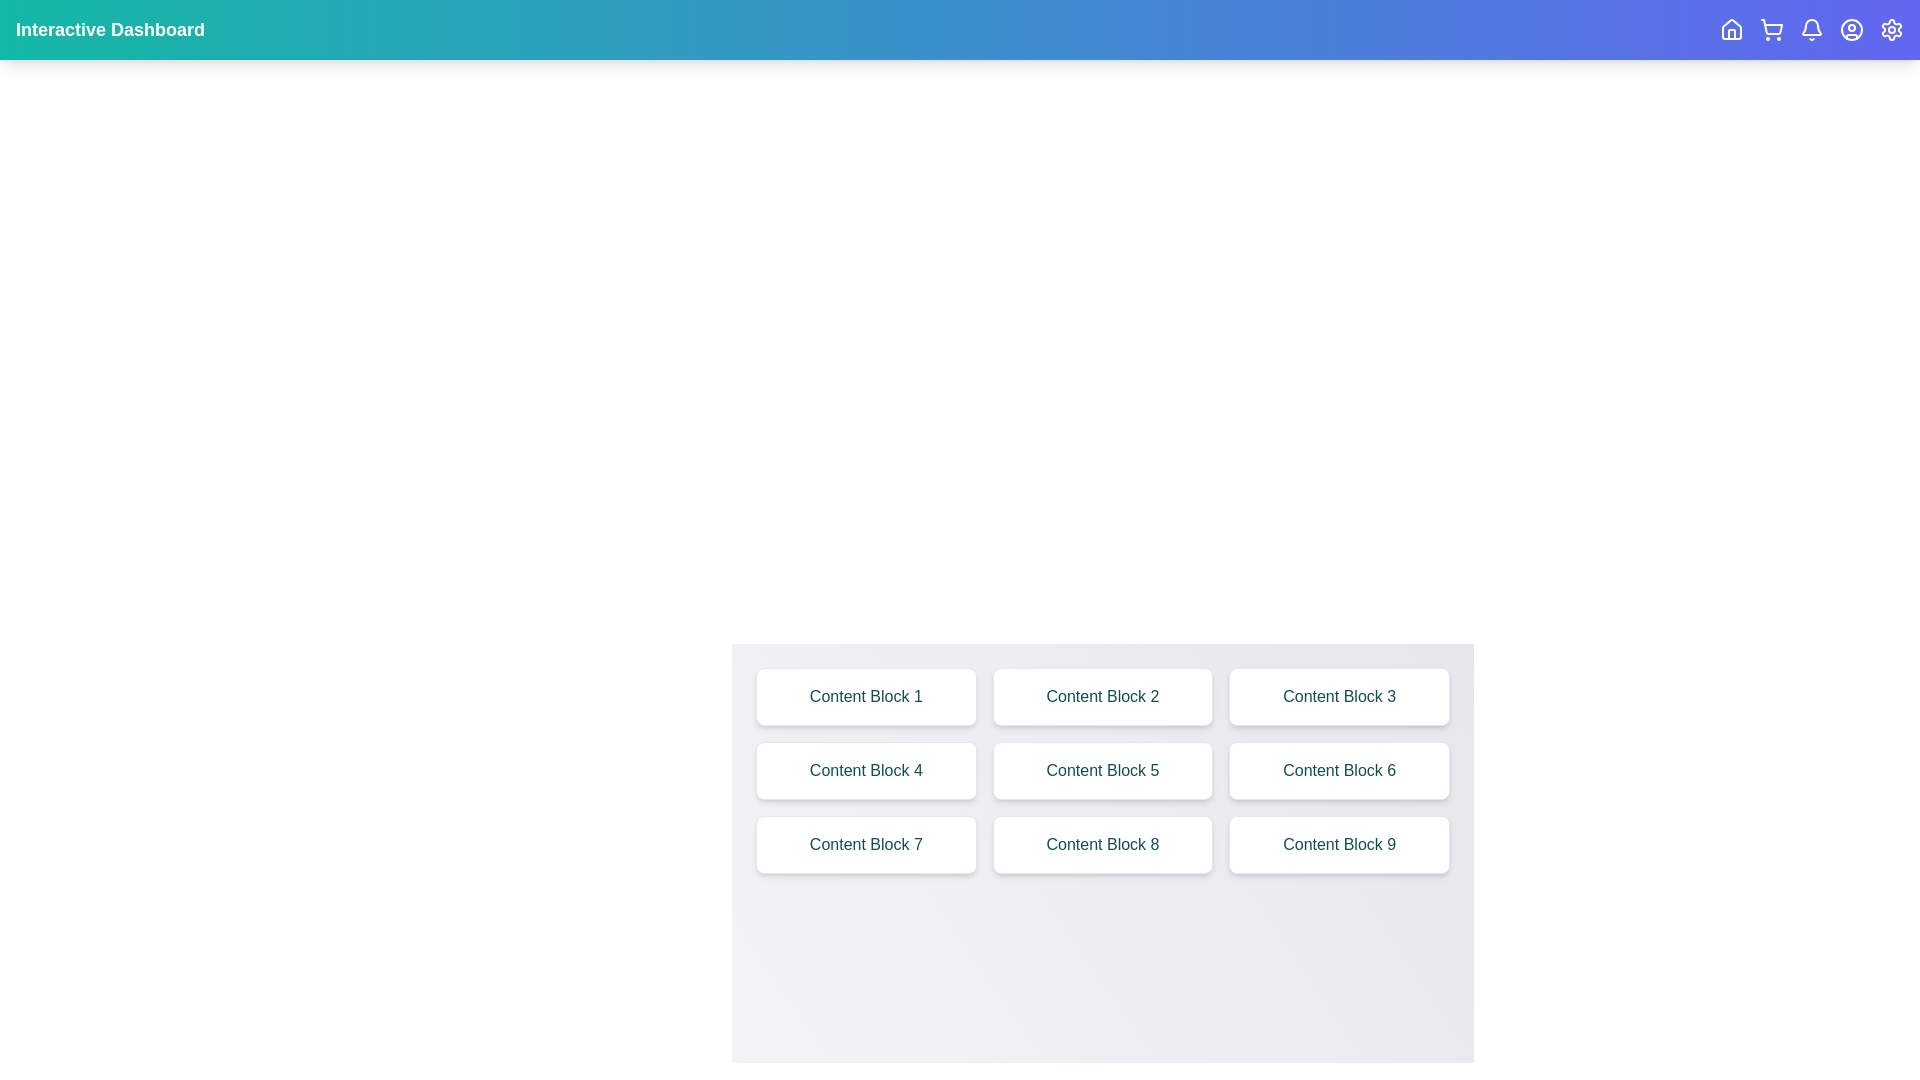 Image resolution: width=1920 pixels, height=1080 pixels. Describe the element at coordinates (1851, 30) in the screenshot. I see `the interactive icon corresponding to UserCircle` at that location.